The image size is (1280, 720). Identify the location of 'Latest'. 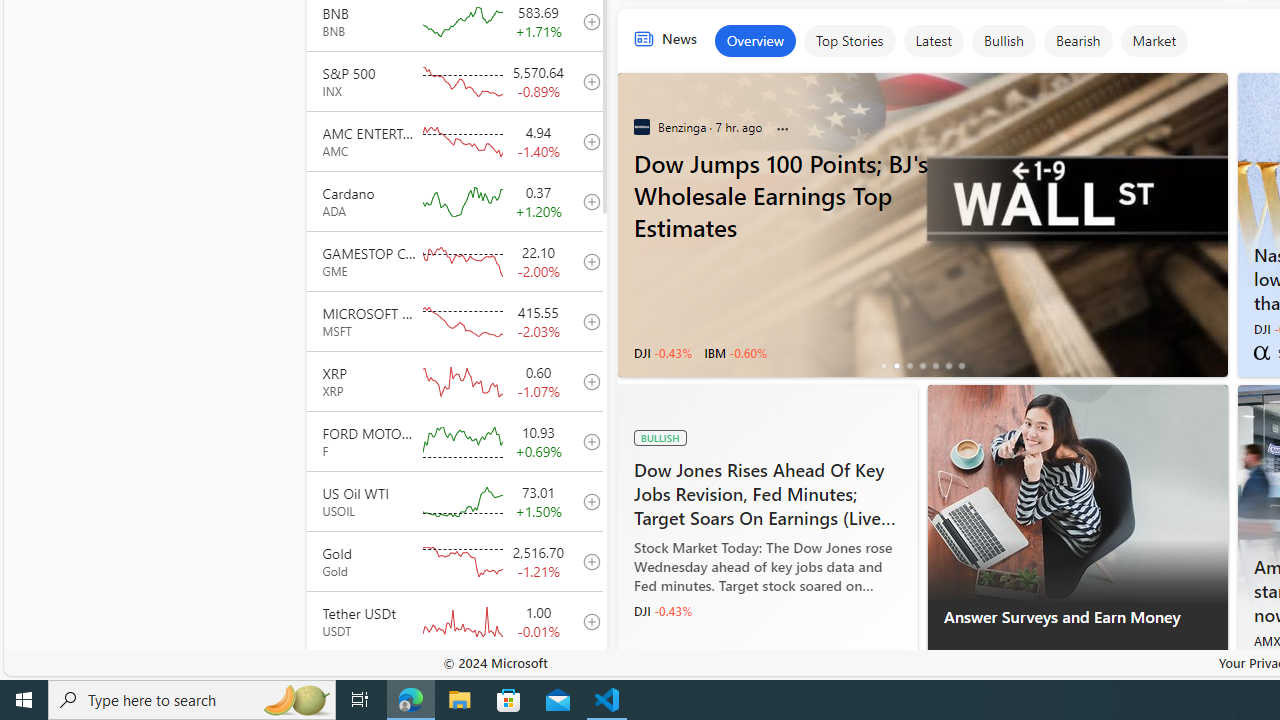
(932, 41).